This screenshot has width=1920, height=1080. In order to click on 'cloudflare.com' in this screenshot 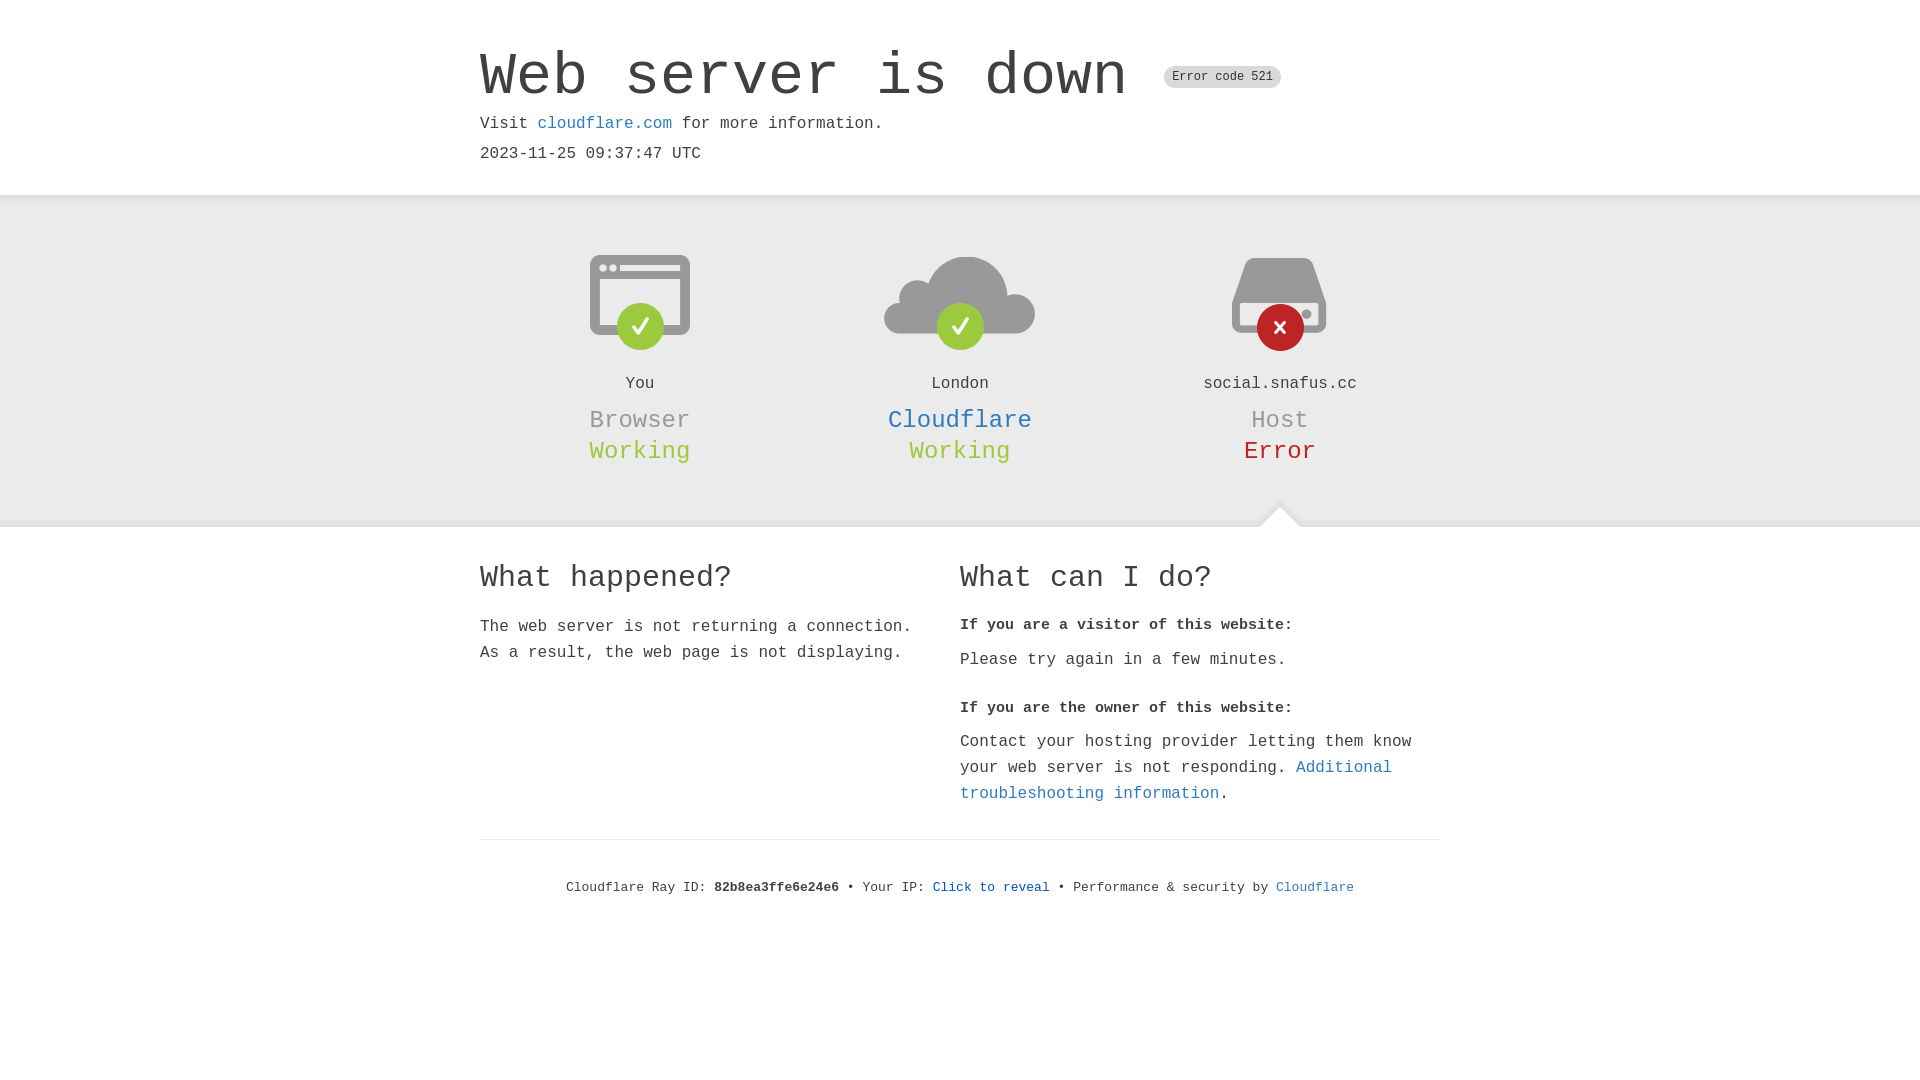, I will do `click(537, 123)`.